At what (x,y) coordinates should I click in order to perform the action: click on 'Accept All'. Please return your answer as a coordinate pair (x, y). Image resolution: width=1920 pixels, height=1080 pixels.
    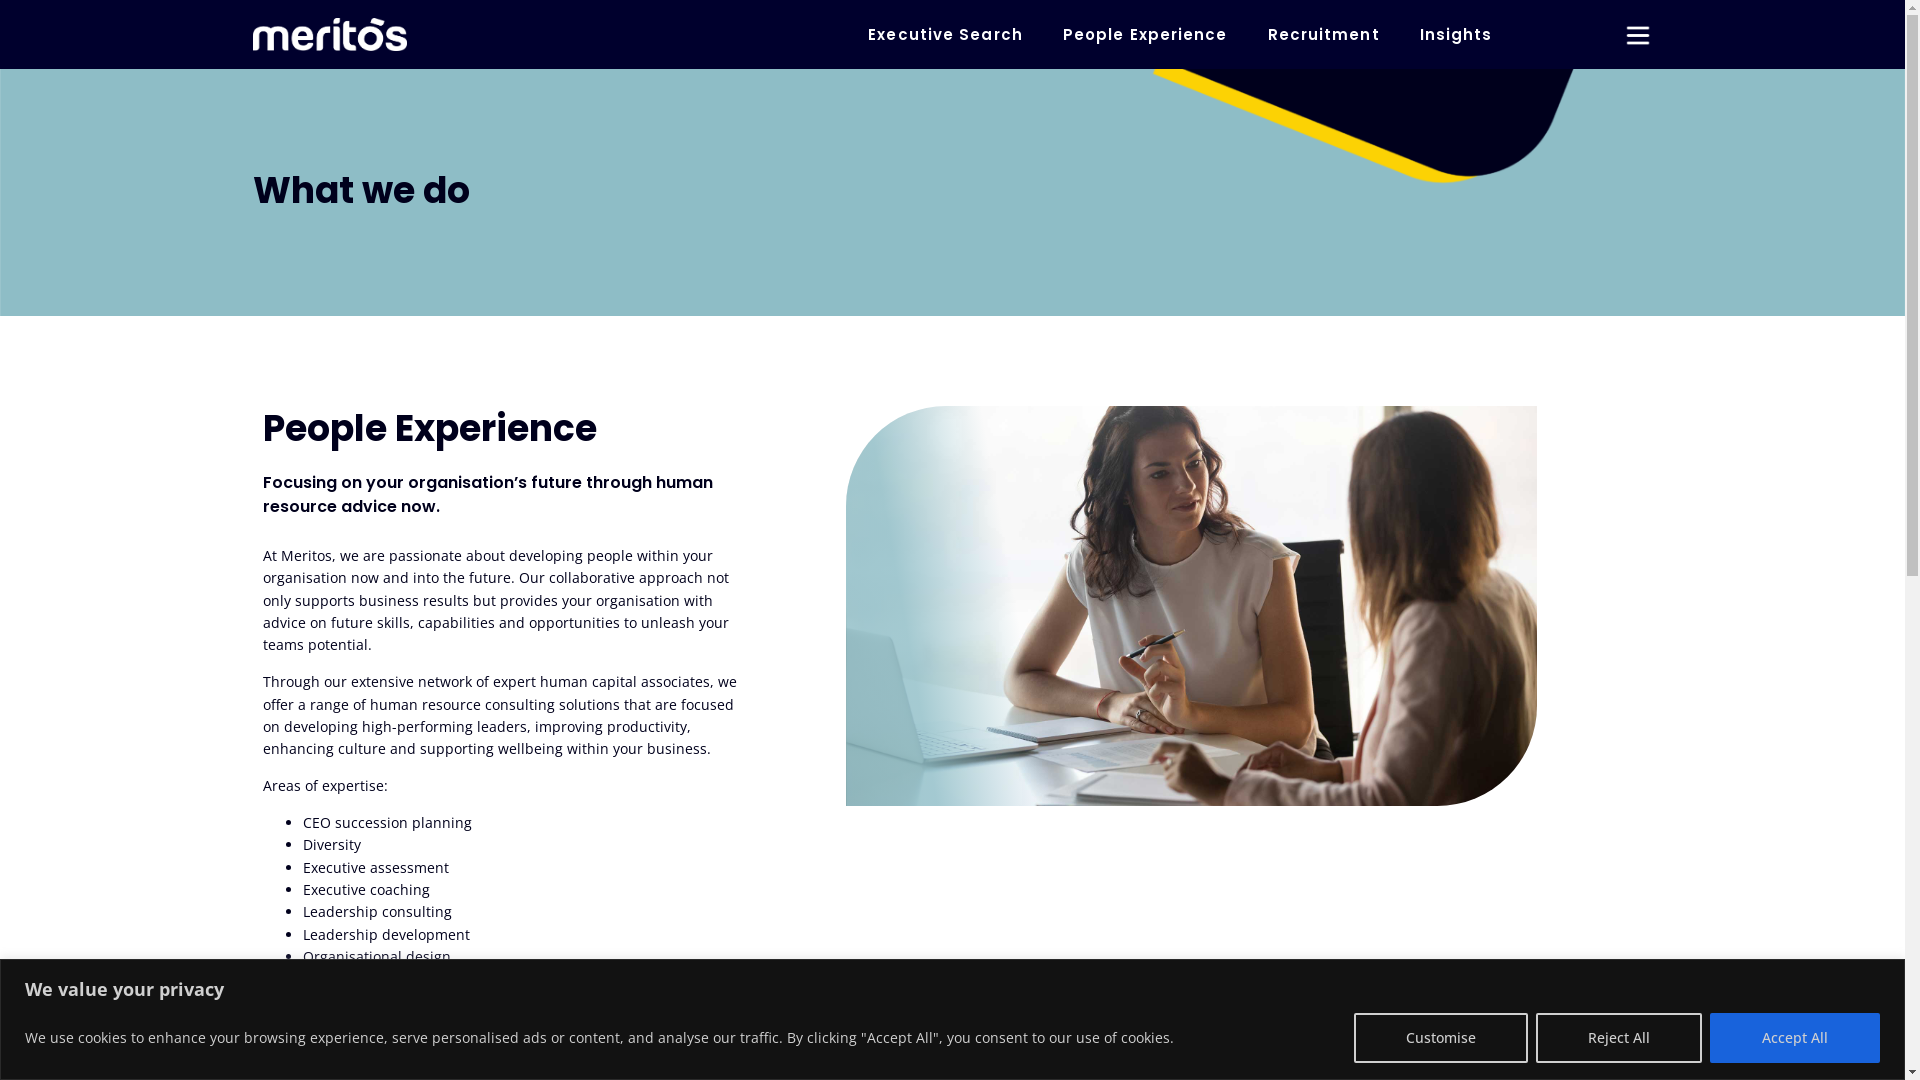
    Looking at the image, I should click on (1708, 1036).